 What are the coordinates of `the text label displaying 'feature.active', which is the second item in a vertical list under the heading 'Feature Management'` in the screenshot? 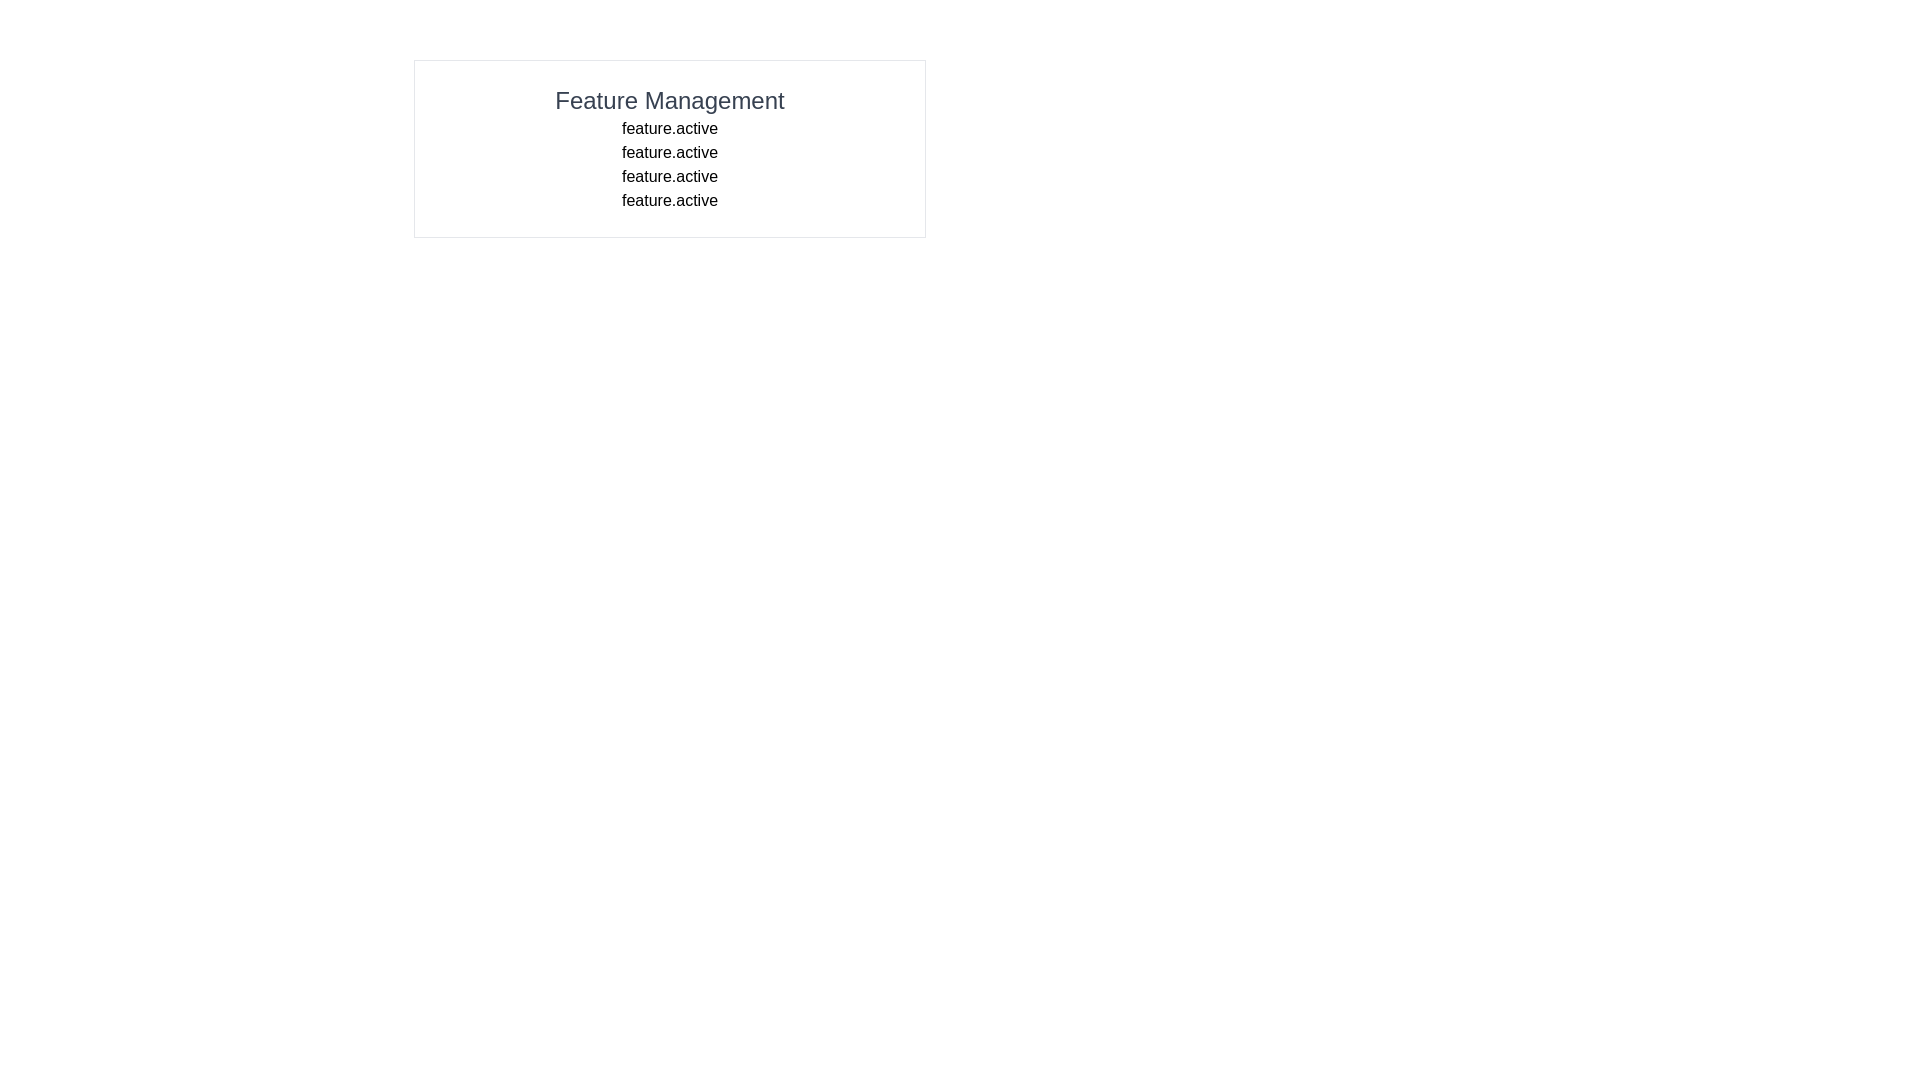 It's located at (670, 152).